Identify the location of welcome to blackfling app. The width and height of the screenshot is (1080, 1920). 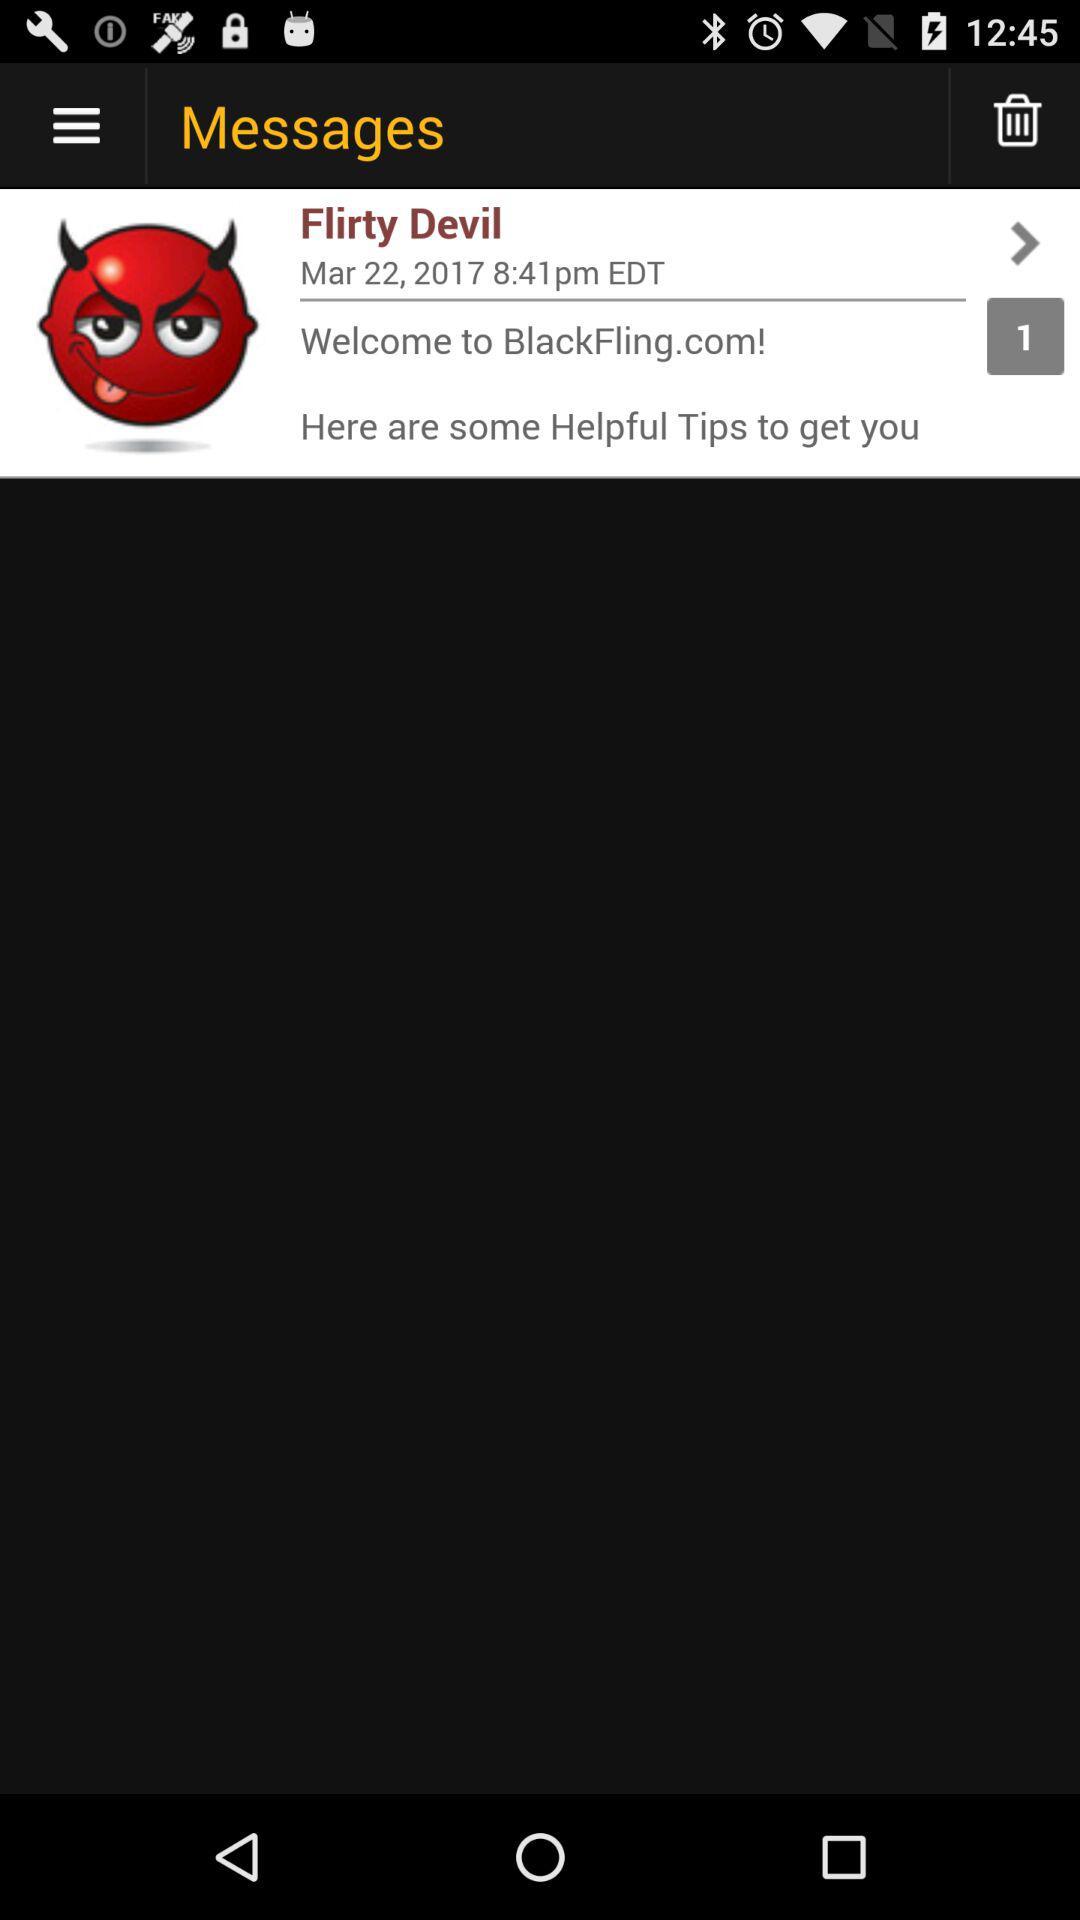
(632, 381).